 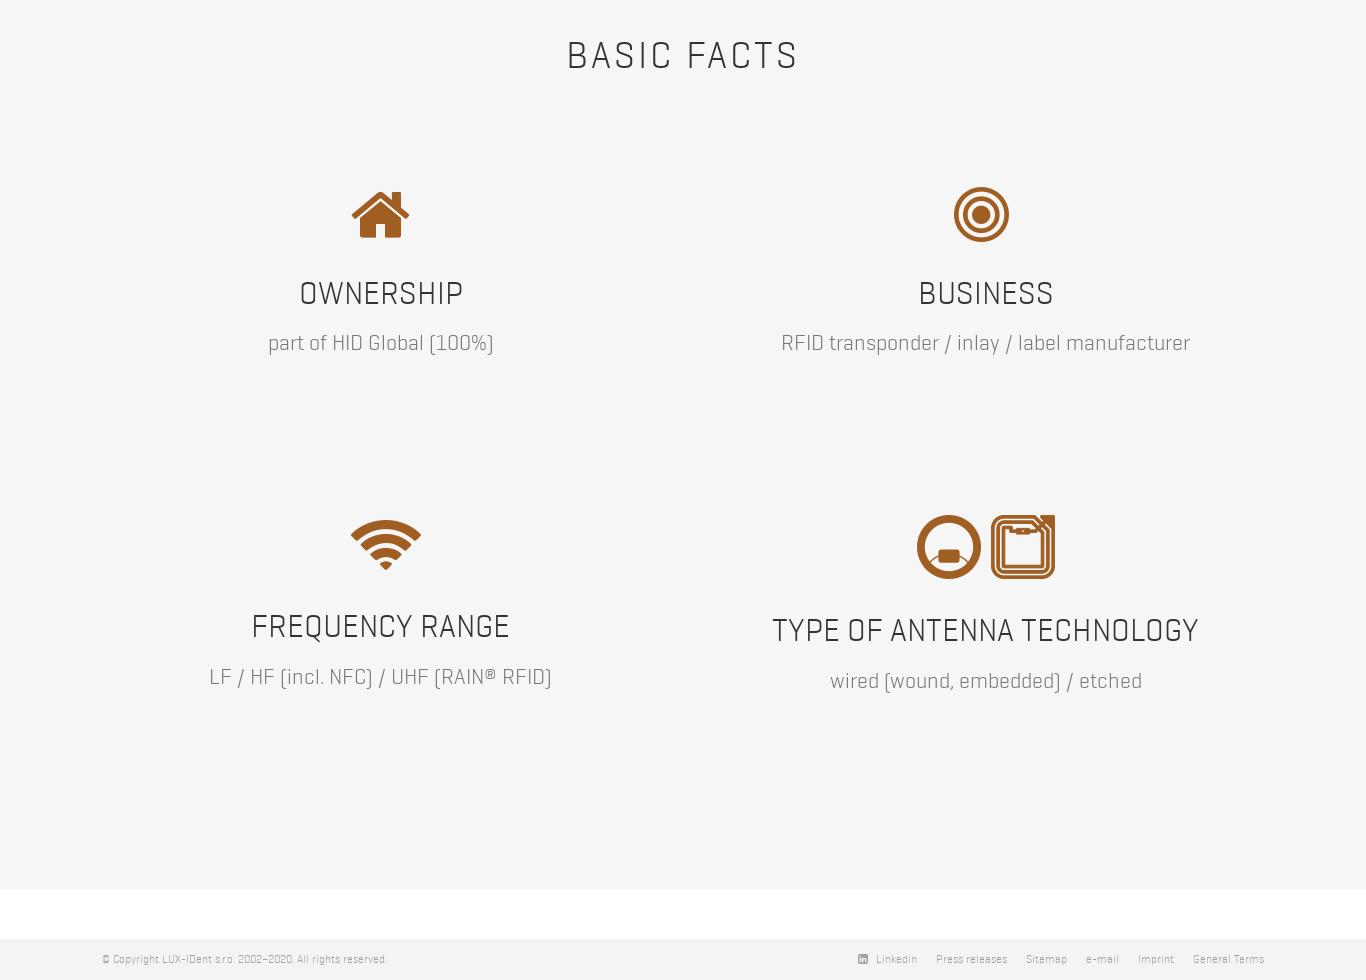 I want to click on 'Imprint', so click(x=1156, y=959).